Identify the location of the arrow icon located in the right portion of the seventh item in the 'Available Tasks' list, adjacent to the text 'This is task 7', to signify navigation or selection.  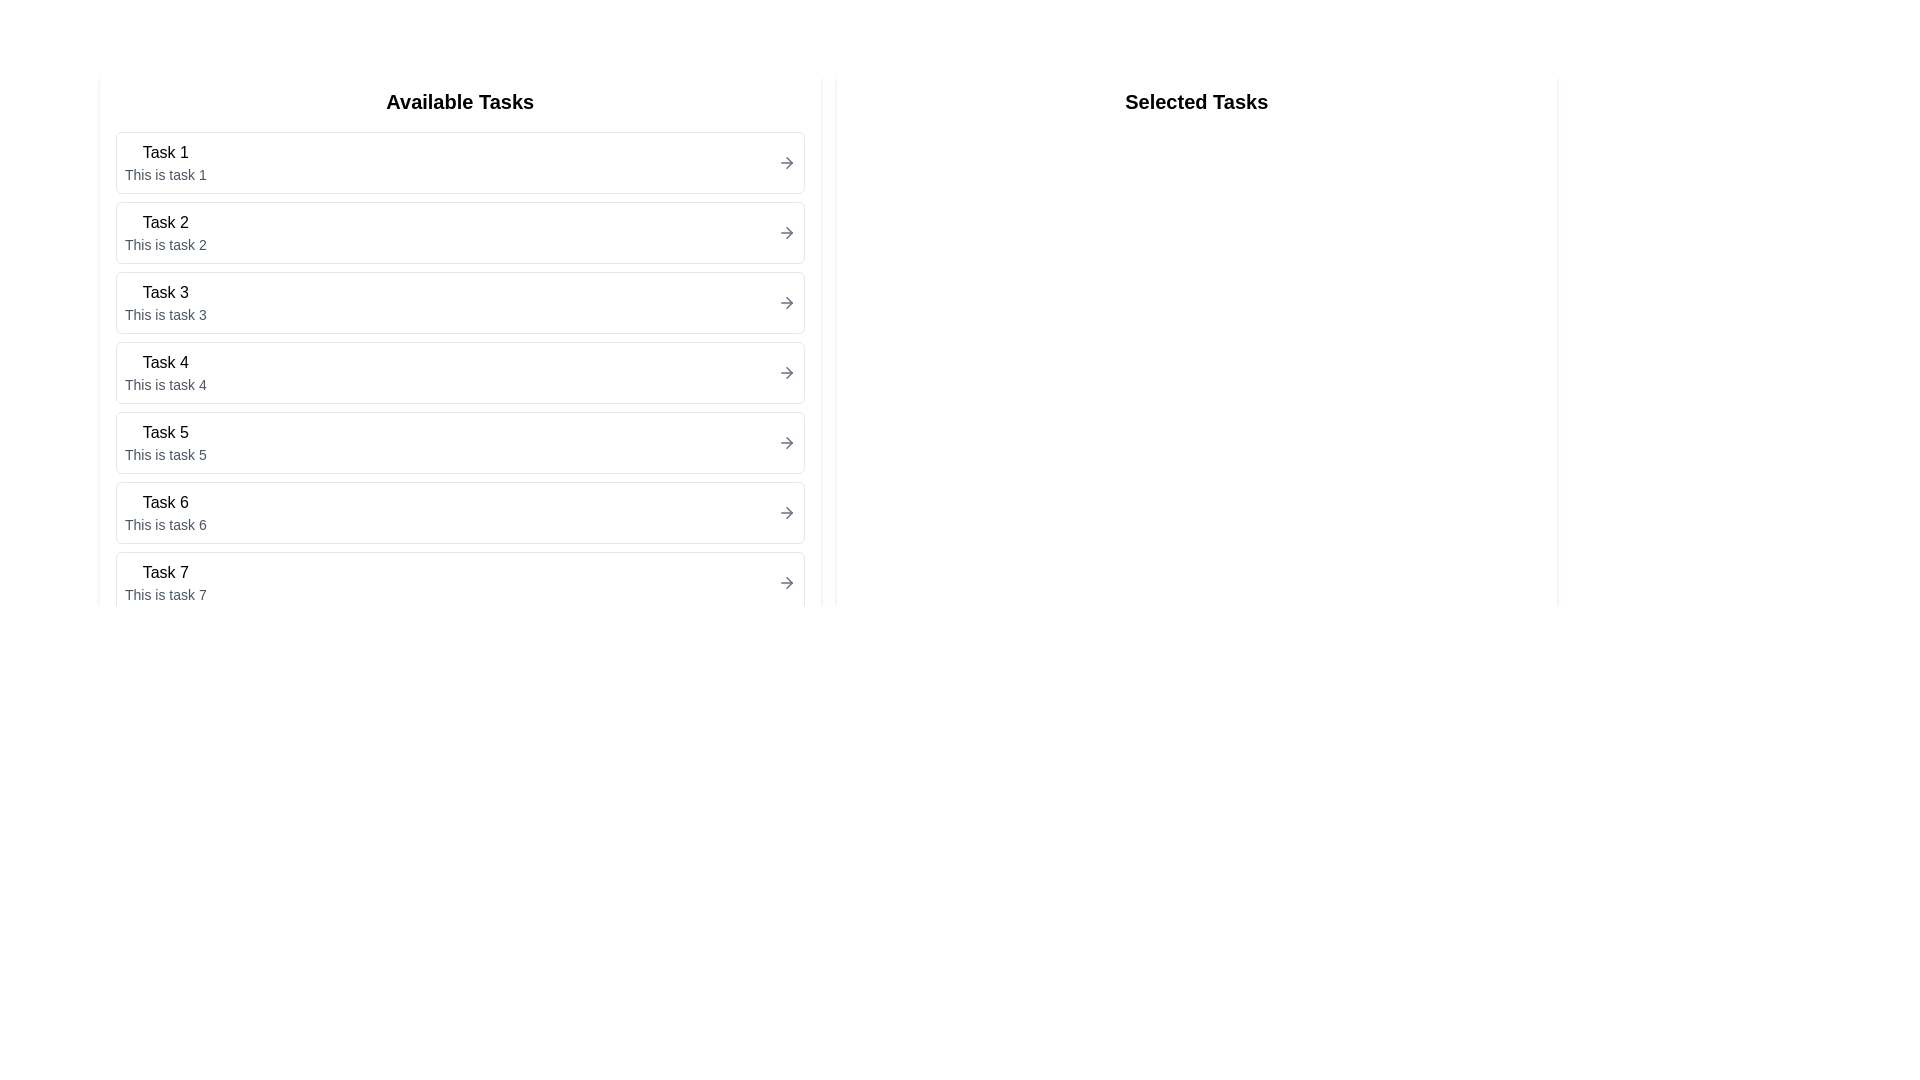
(788, 582).